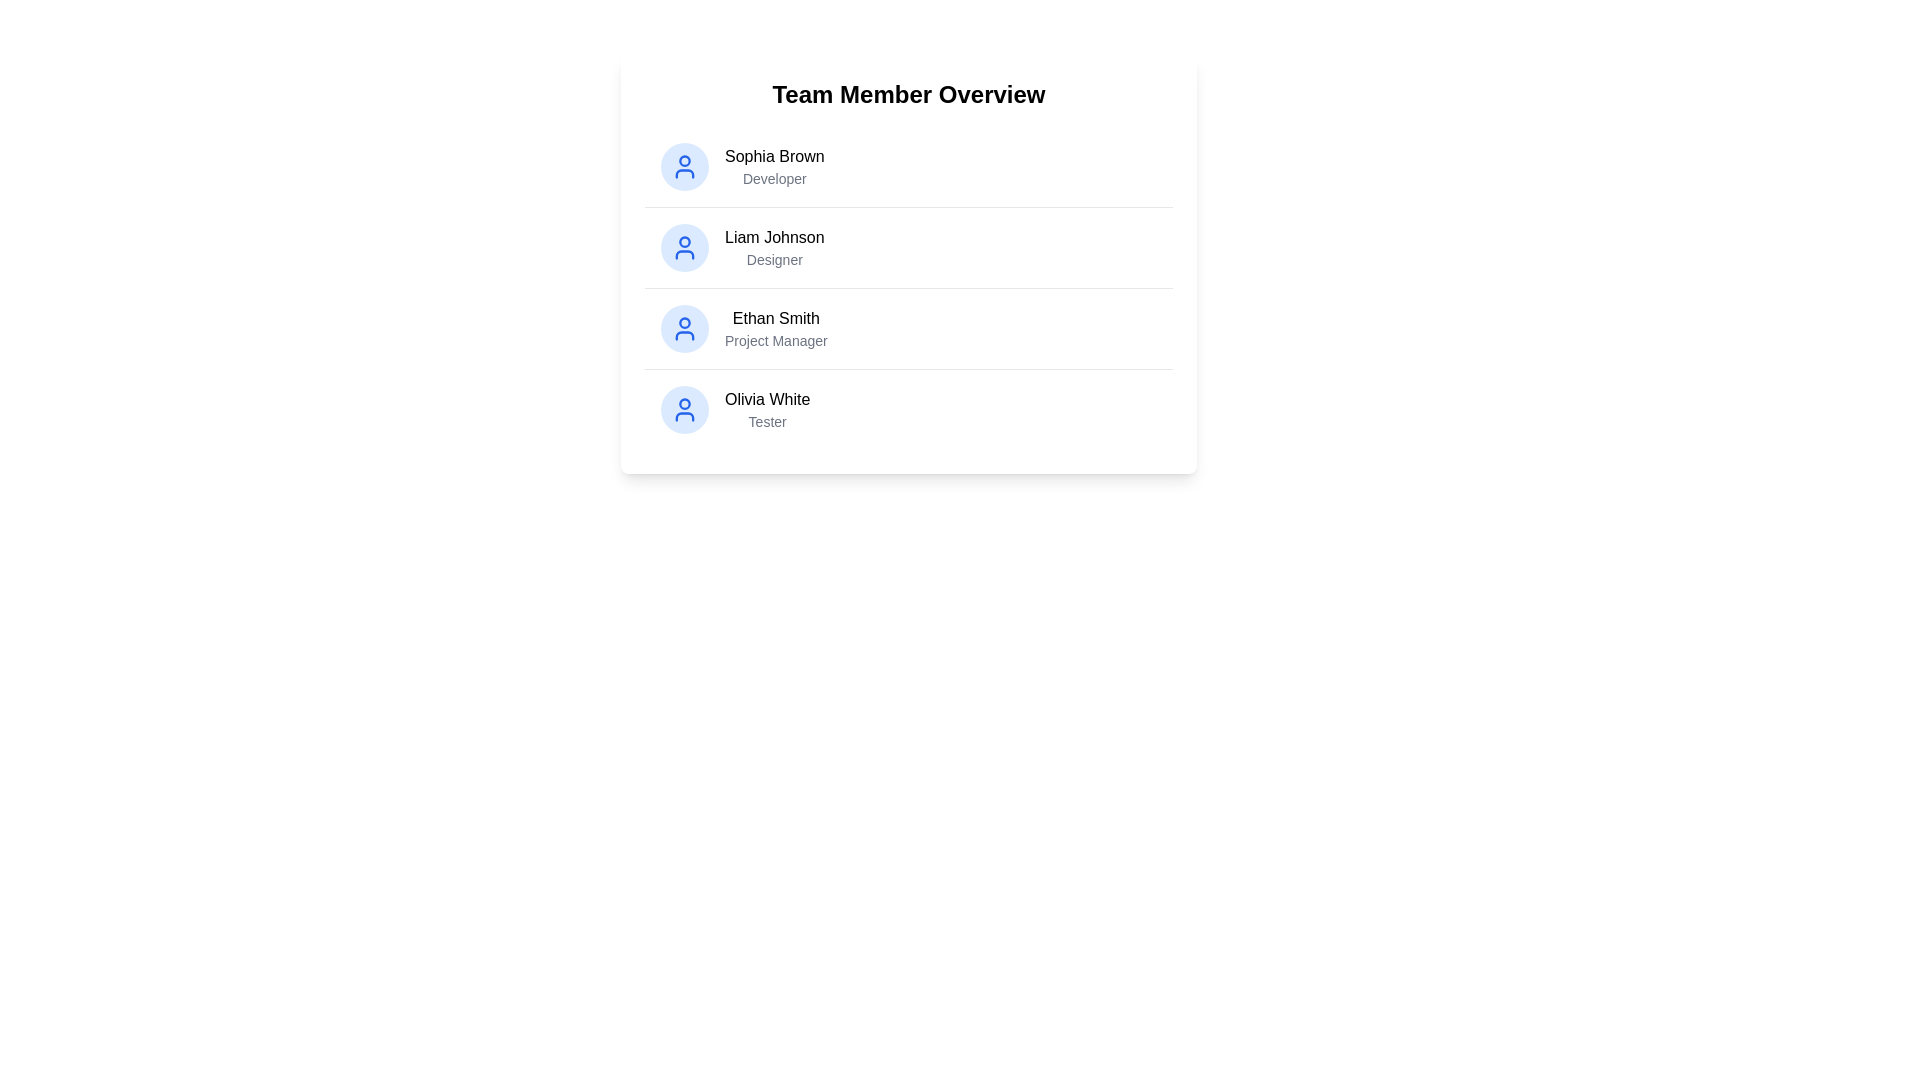  Describe the element at coordinates (685, 322) in the screenshot. I see `and identify the blue circular shape inside the user avatar icon, which is located adjacent to the name 'Ethan Smith' and the role 'Project Manager.'` at that location.